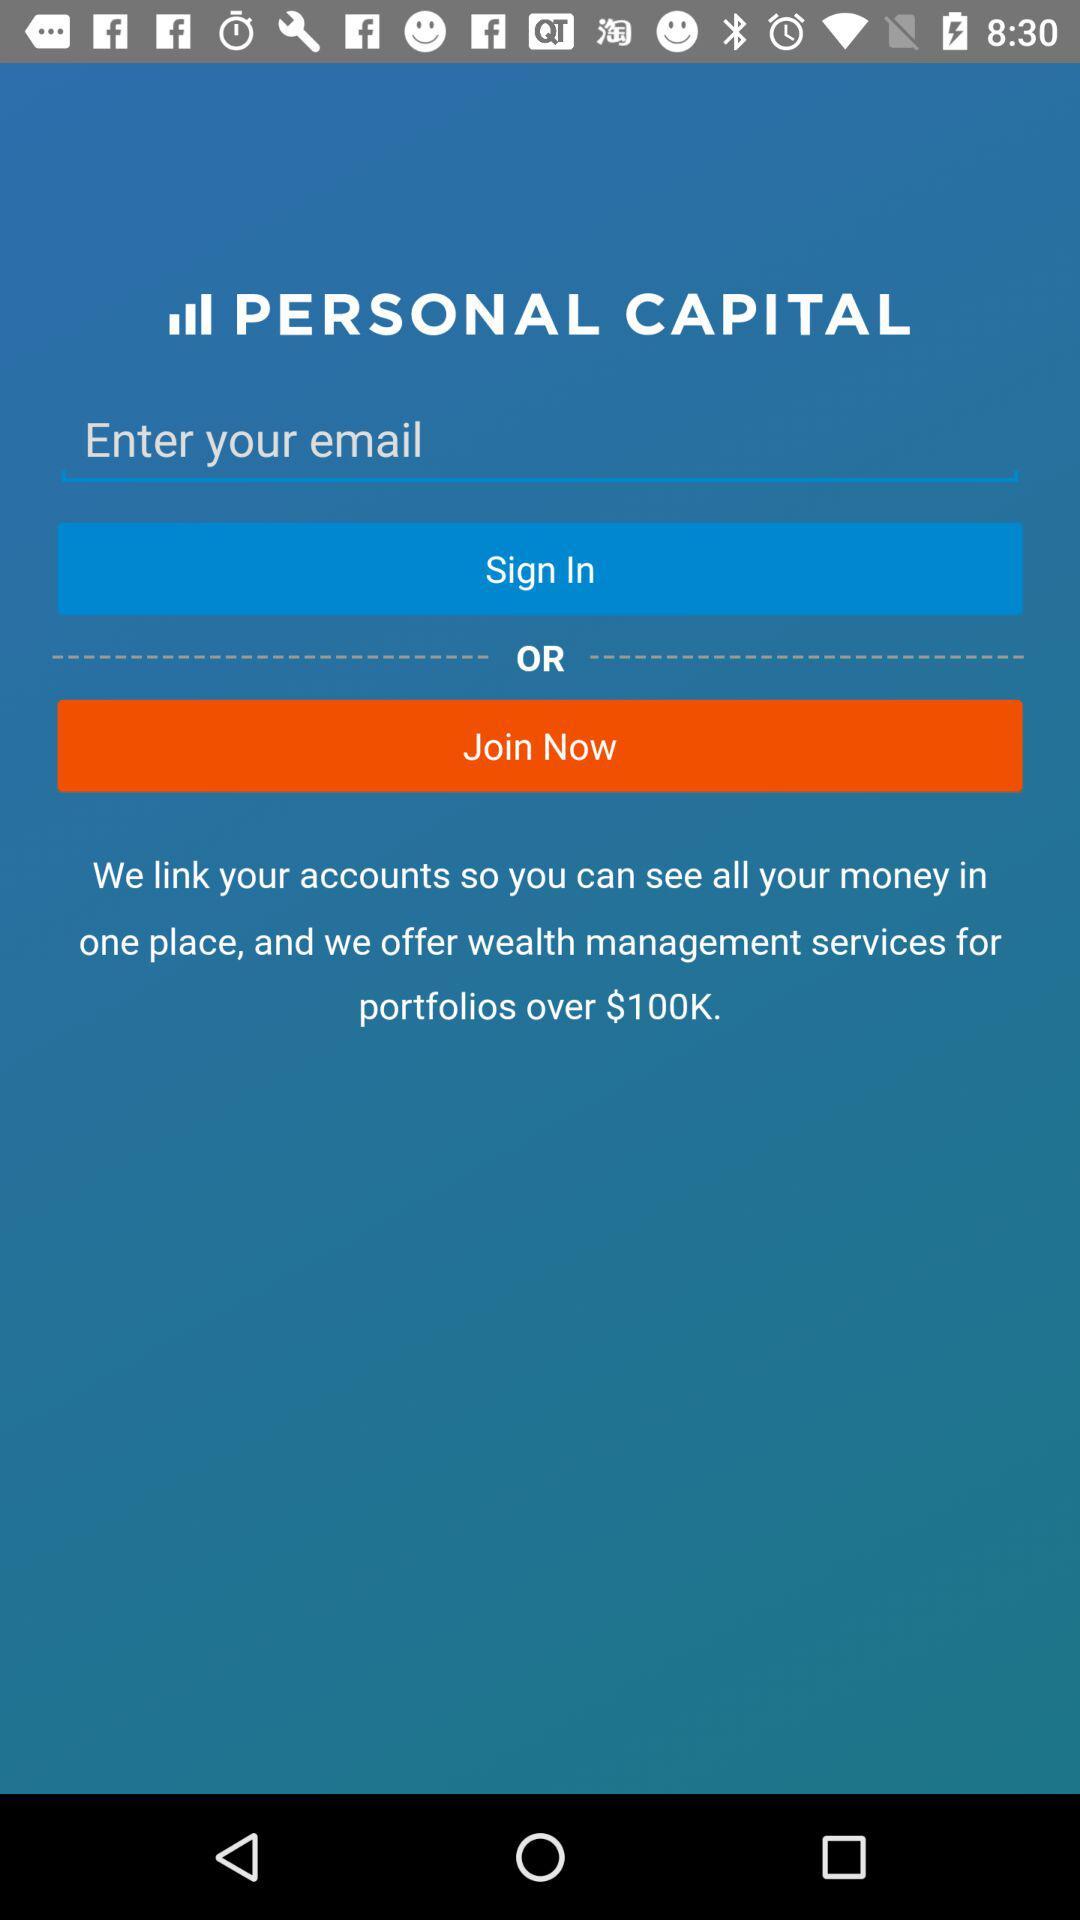 This screenshot has height=1920, width=1080. Describe the element at coordinates (540, 438) in the screenshot. I see `your email` at that location.